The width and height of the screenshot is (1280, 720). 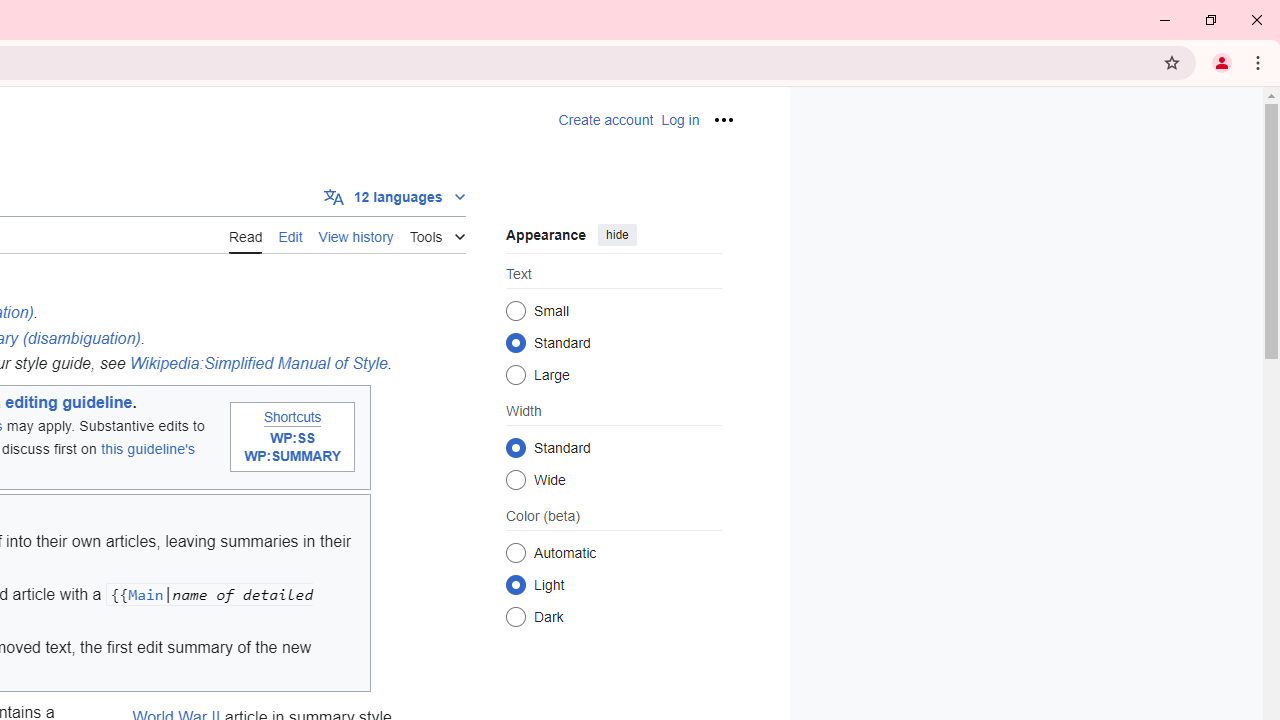 What do you see at coordinates (515, 479) in the screenshot?
I see `'Wide'` at bounding box center [515, 479].